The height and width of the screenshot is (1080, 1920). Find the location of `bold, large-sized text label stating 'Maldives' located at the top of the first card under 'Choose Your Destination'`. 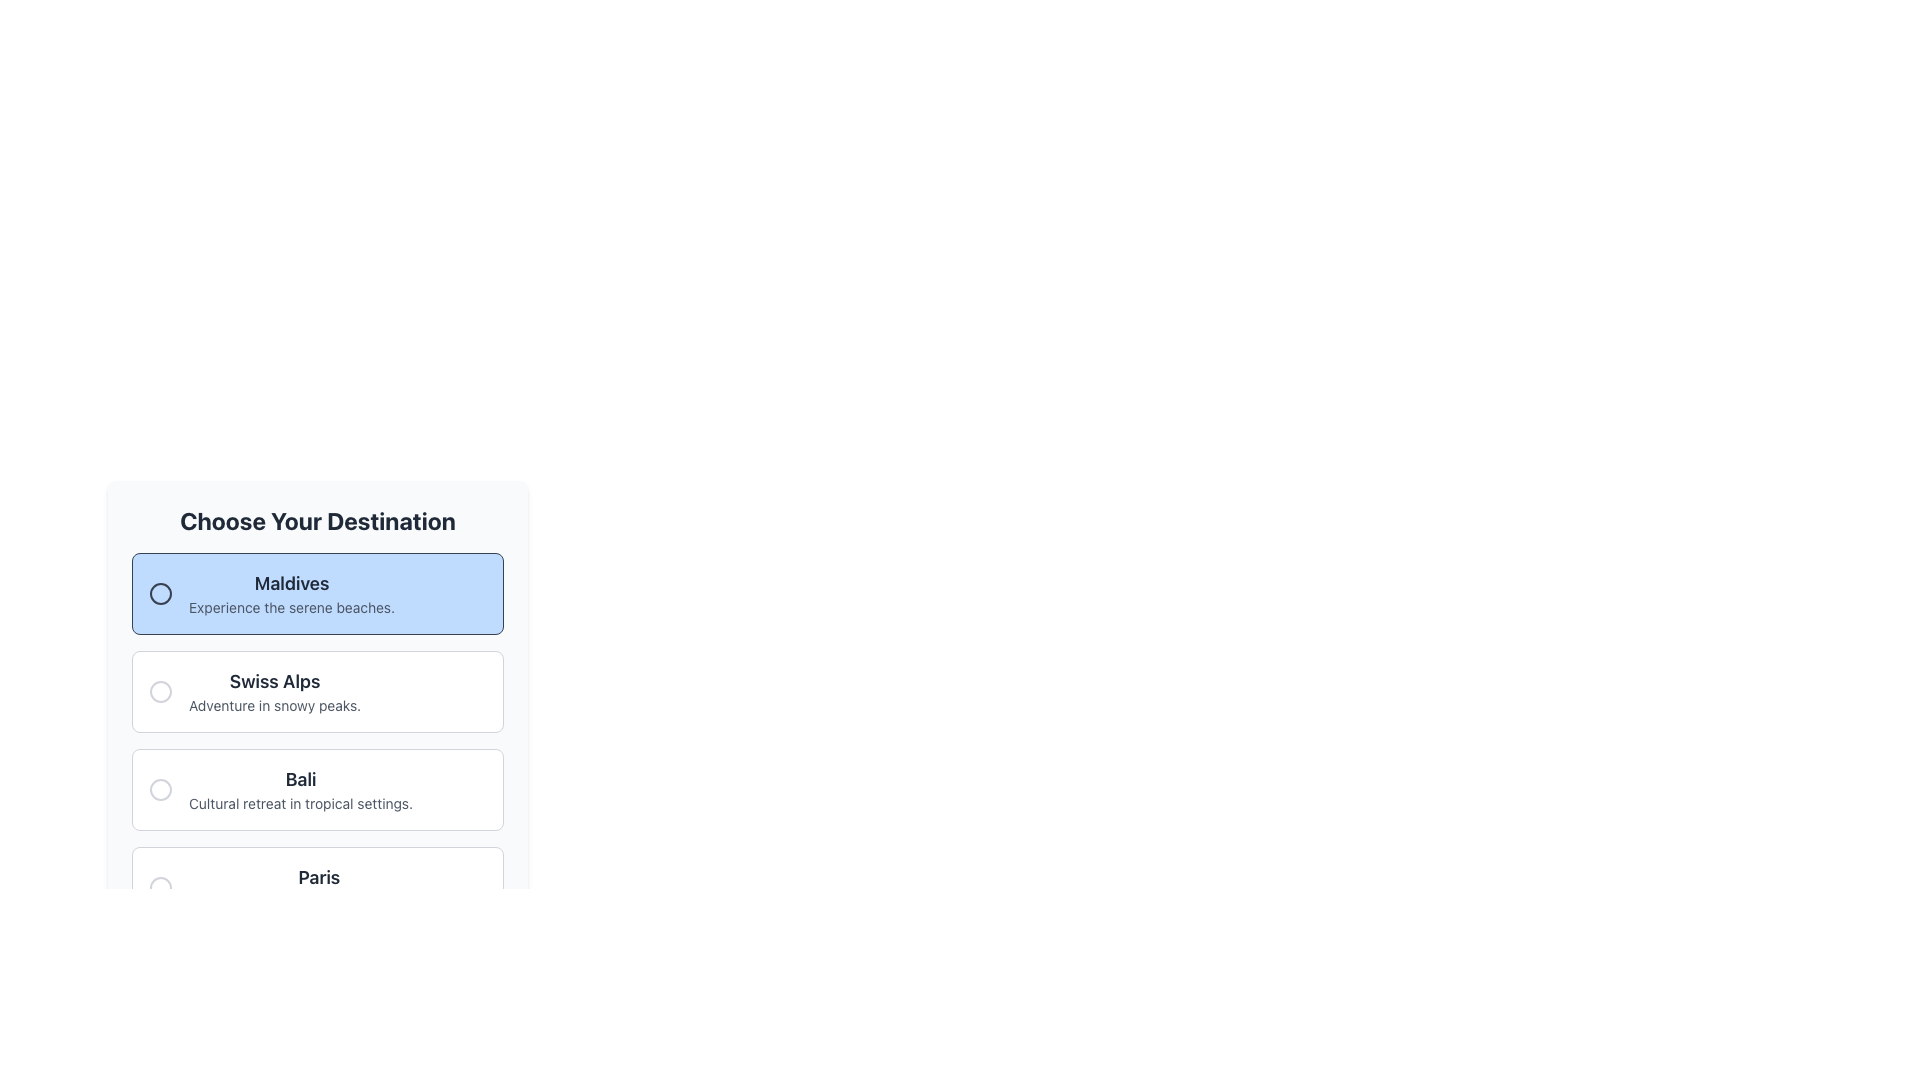

bold, large-sized text label stating 'Maldives' located at the top of the first card under 'Choose Your Destination' is located at coordinates (291, 583).